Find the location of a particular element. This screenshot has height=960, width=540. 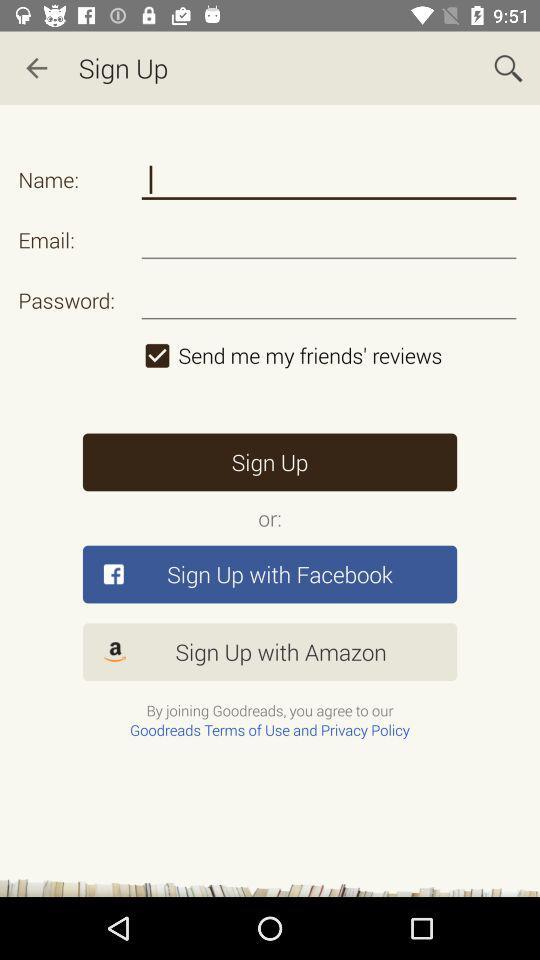

put the name is located at coordinates (329, 179).